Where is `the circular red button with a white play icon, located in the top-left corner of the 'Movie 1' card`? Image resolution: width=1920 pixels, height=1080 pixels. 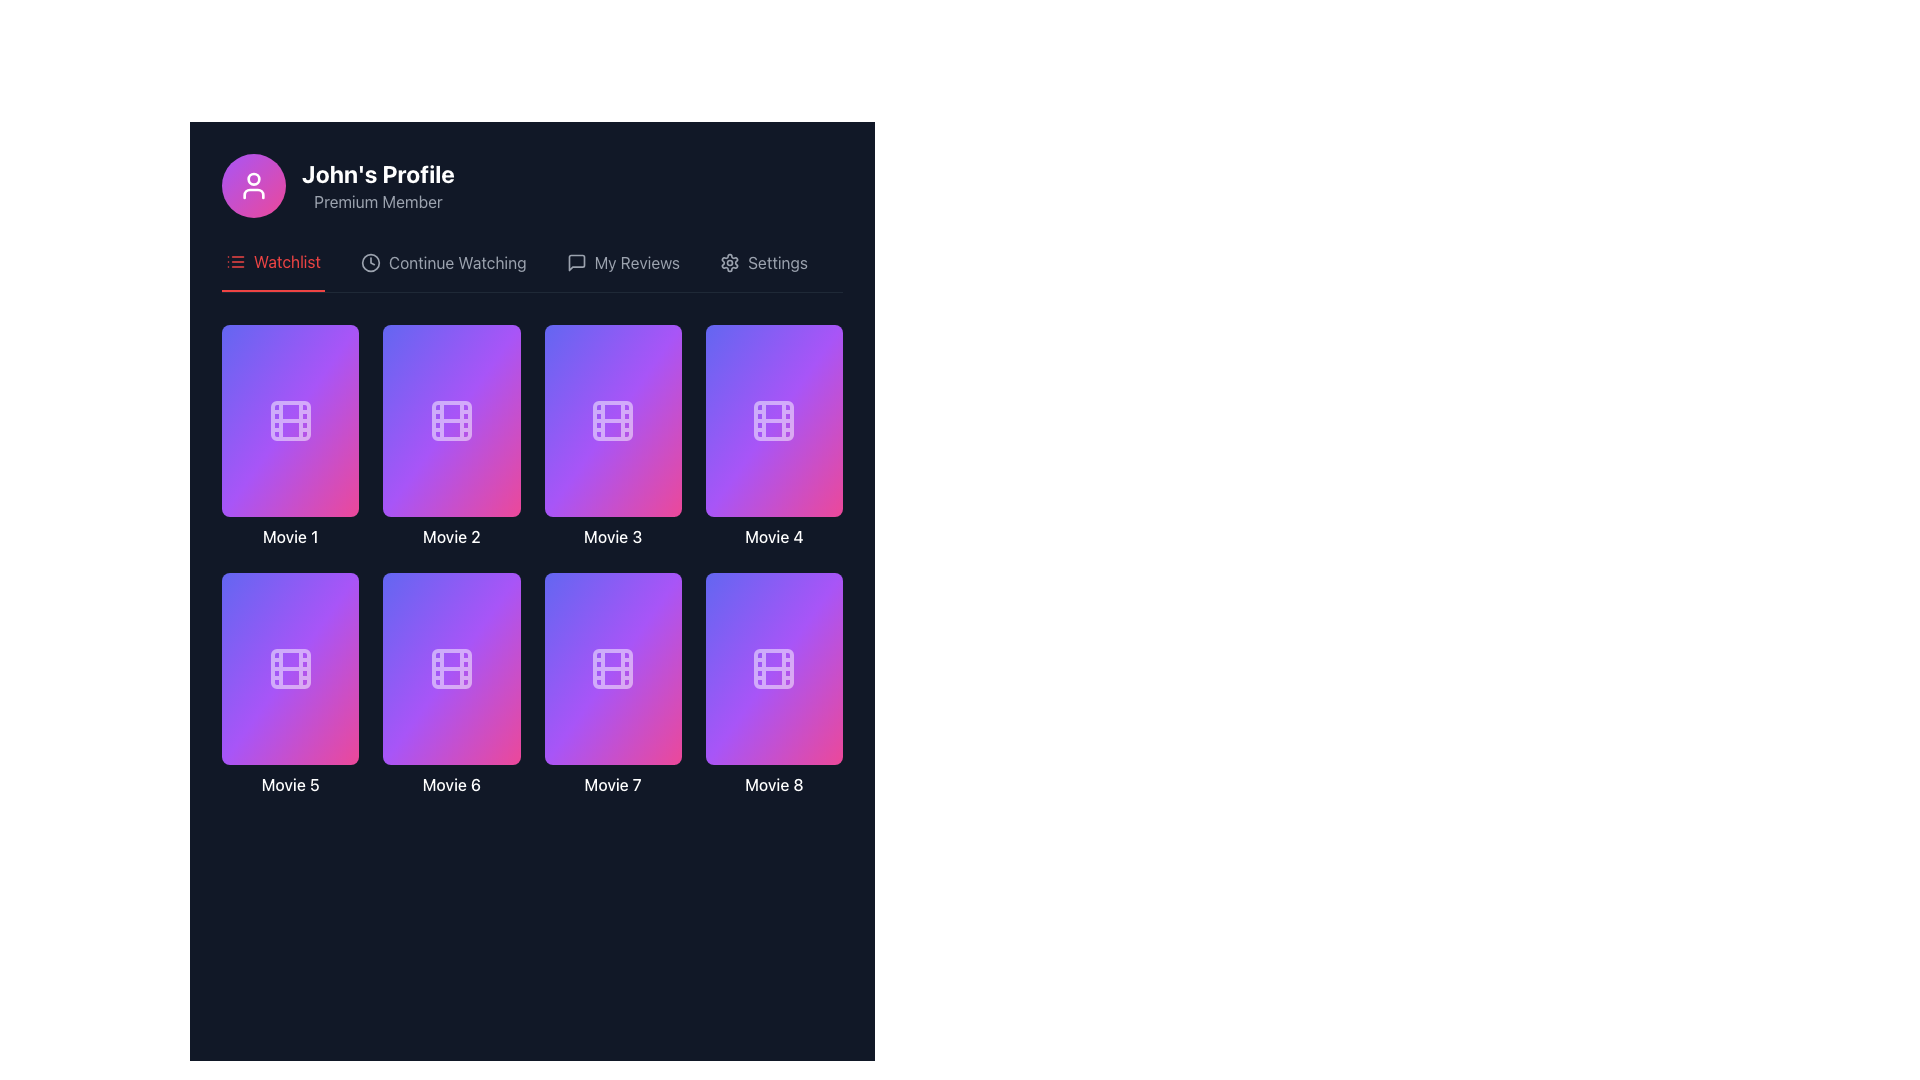 the circular red button with a white play icon, located in the top-left corner of the 'Movie 1' card is located at coordinates (289, 410).